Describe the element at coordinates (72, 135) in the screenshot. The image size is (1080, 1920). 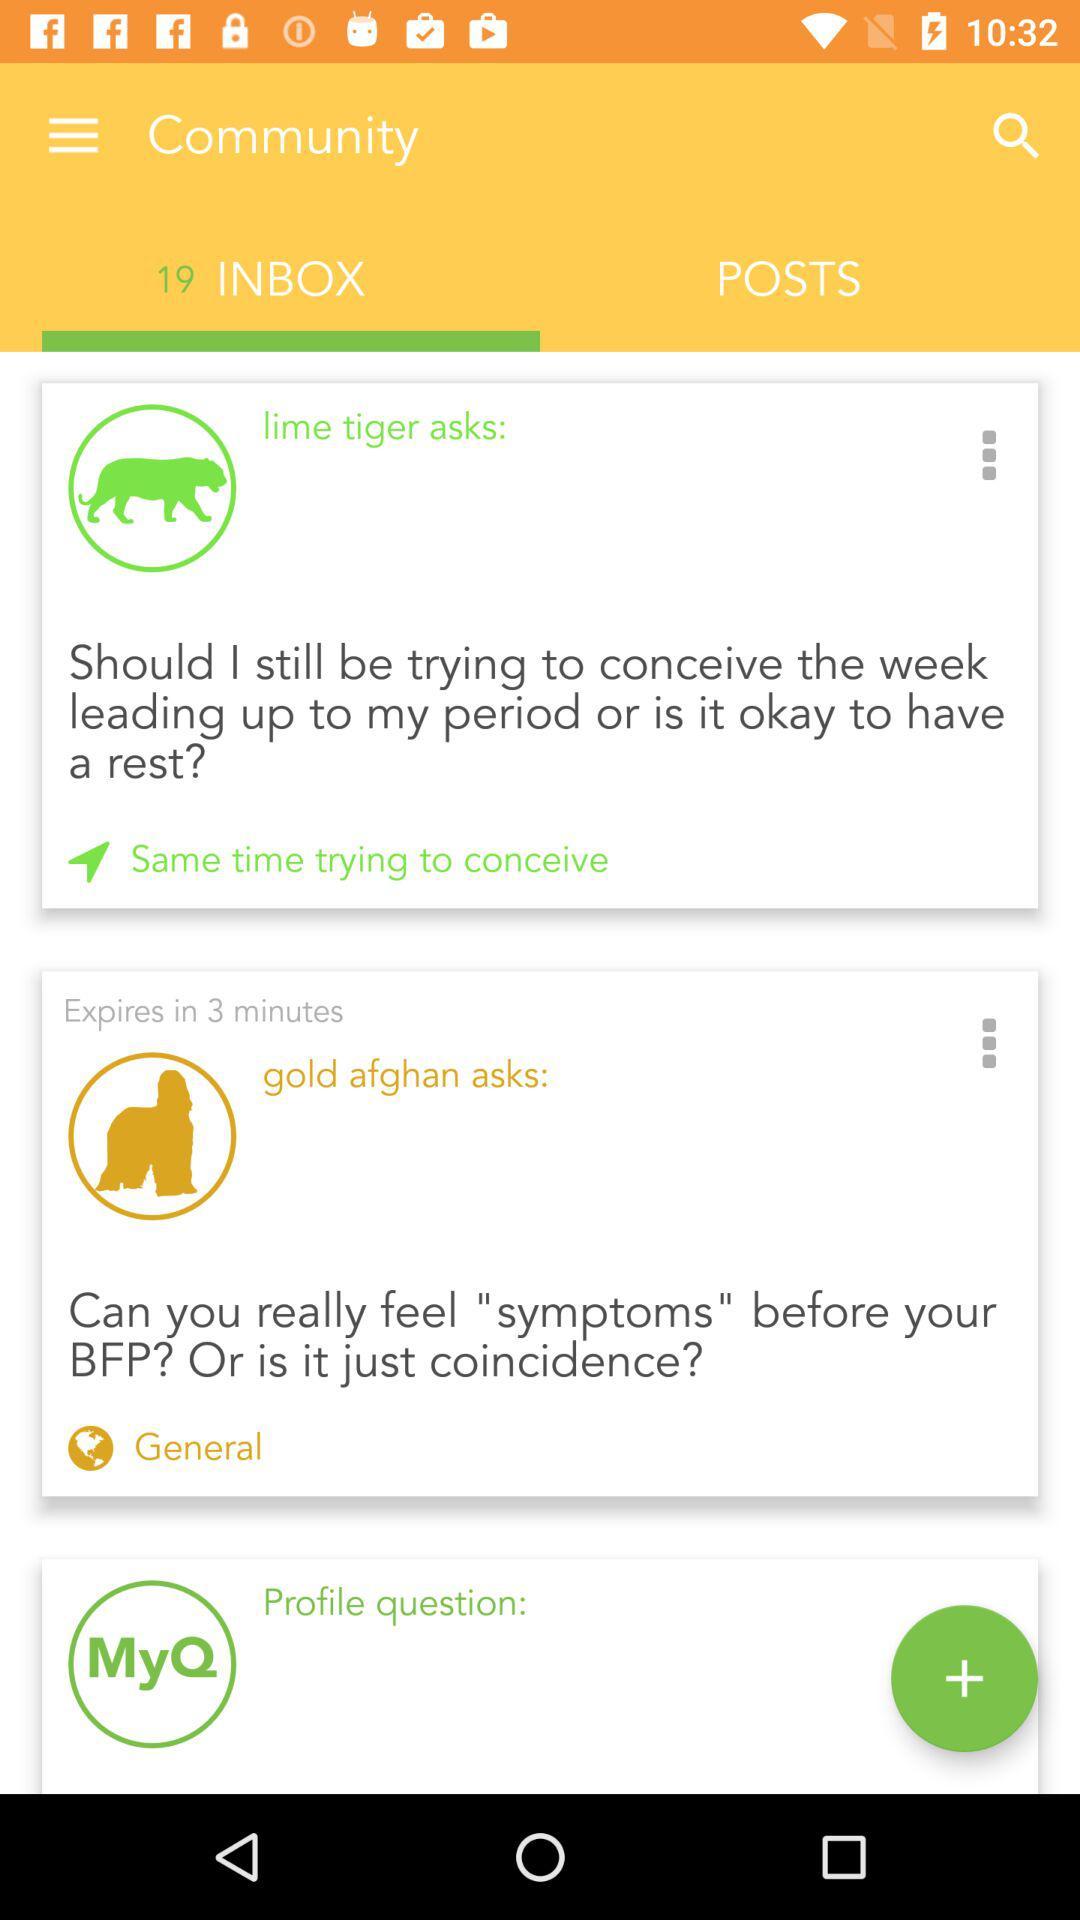
I see `item above 19 icon` at that location.